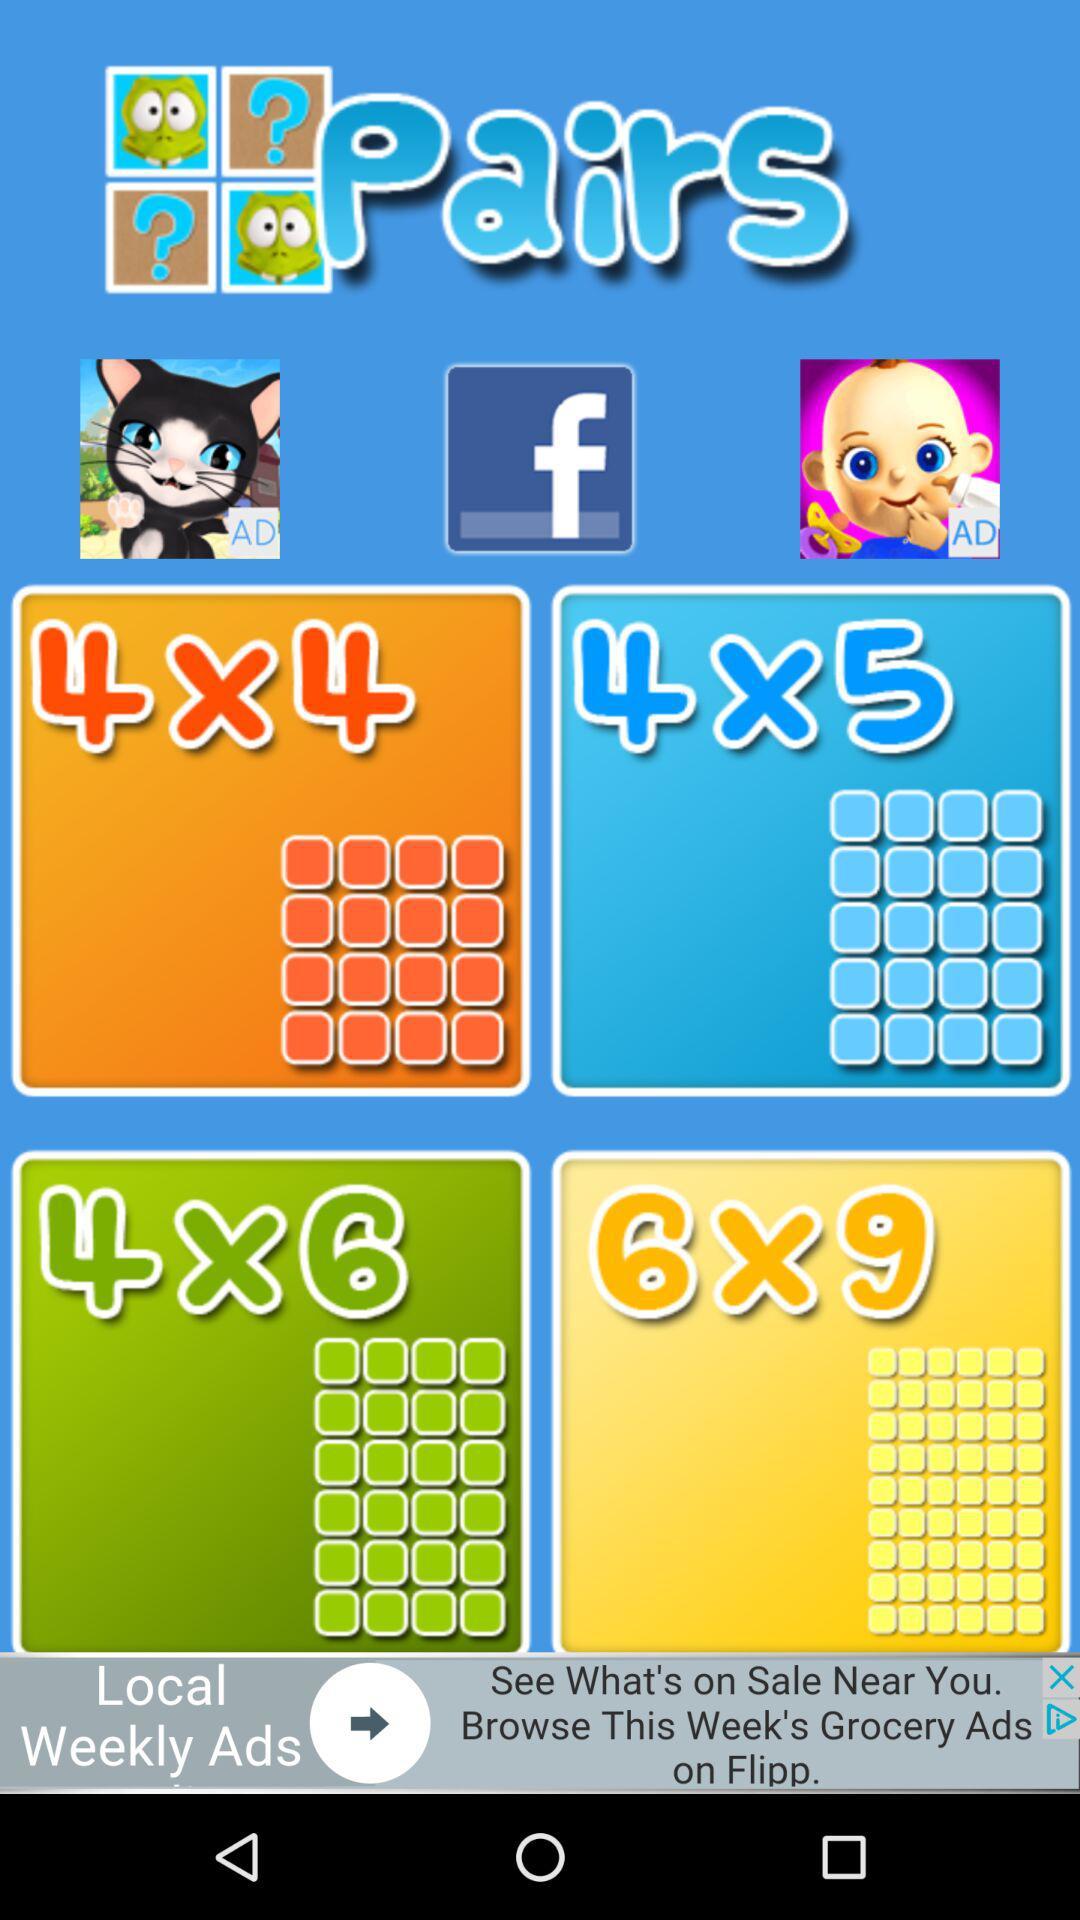 This screenshot has height=1920, width=1080. Describe the element at coordinates (540, 1722) in the screenshot. I see `advertisement banner` at that location.